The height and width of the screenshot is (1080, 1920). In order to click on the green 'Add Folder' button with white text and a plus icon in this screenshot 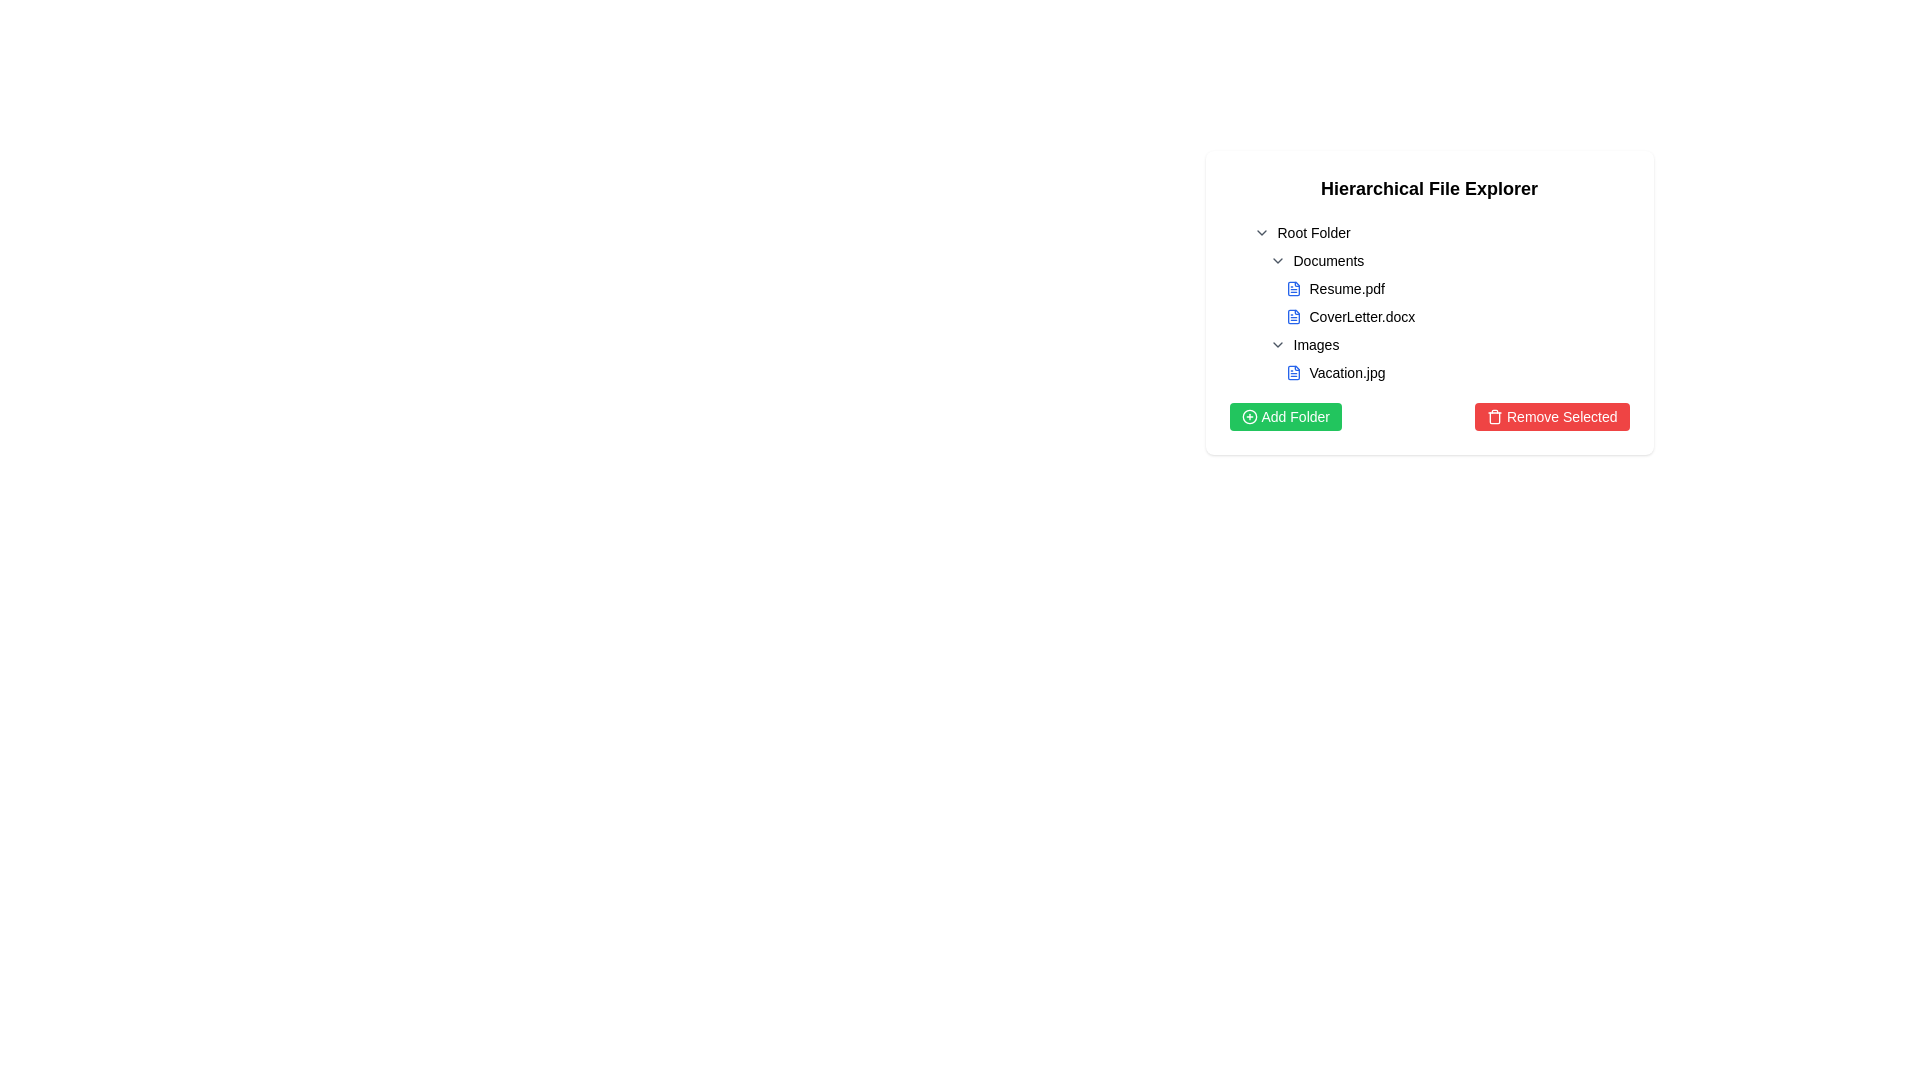, I will do `click(1285, 415)`.